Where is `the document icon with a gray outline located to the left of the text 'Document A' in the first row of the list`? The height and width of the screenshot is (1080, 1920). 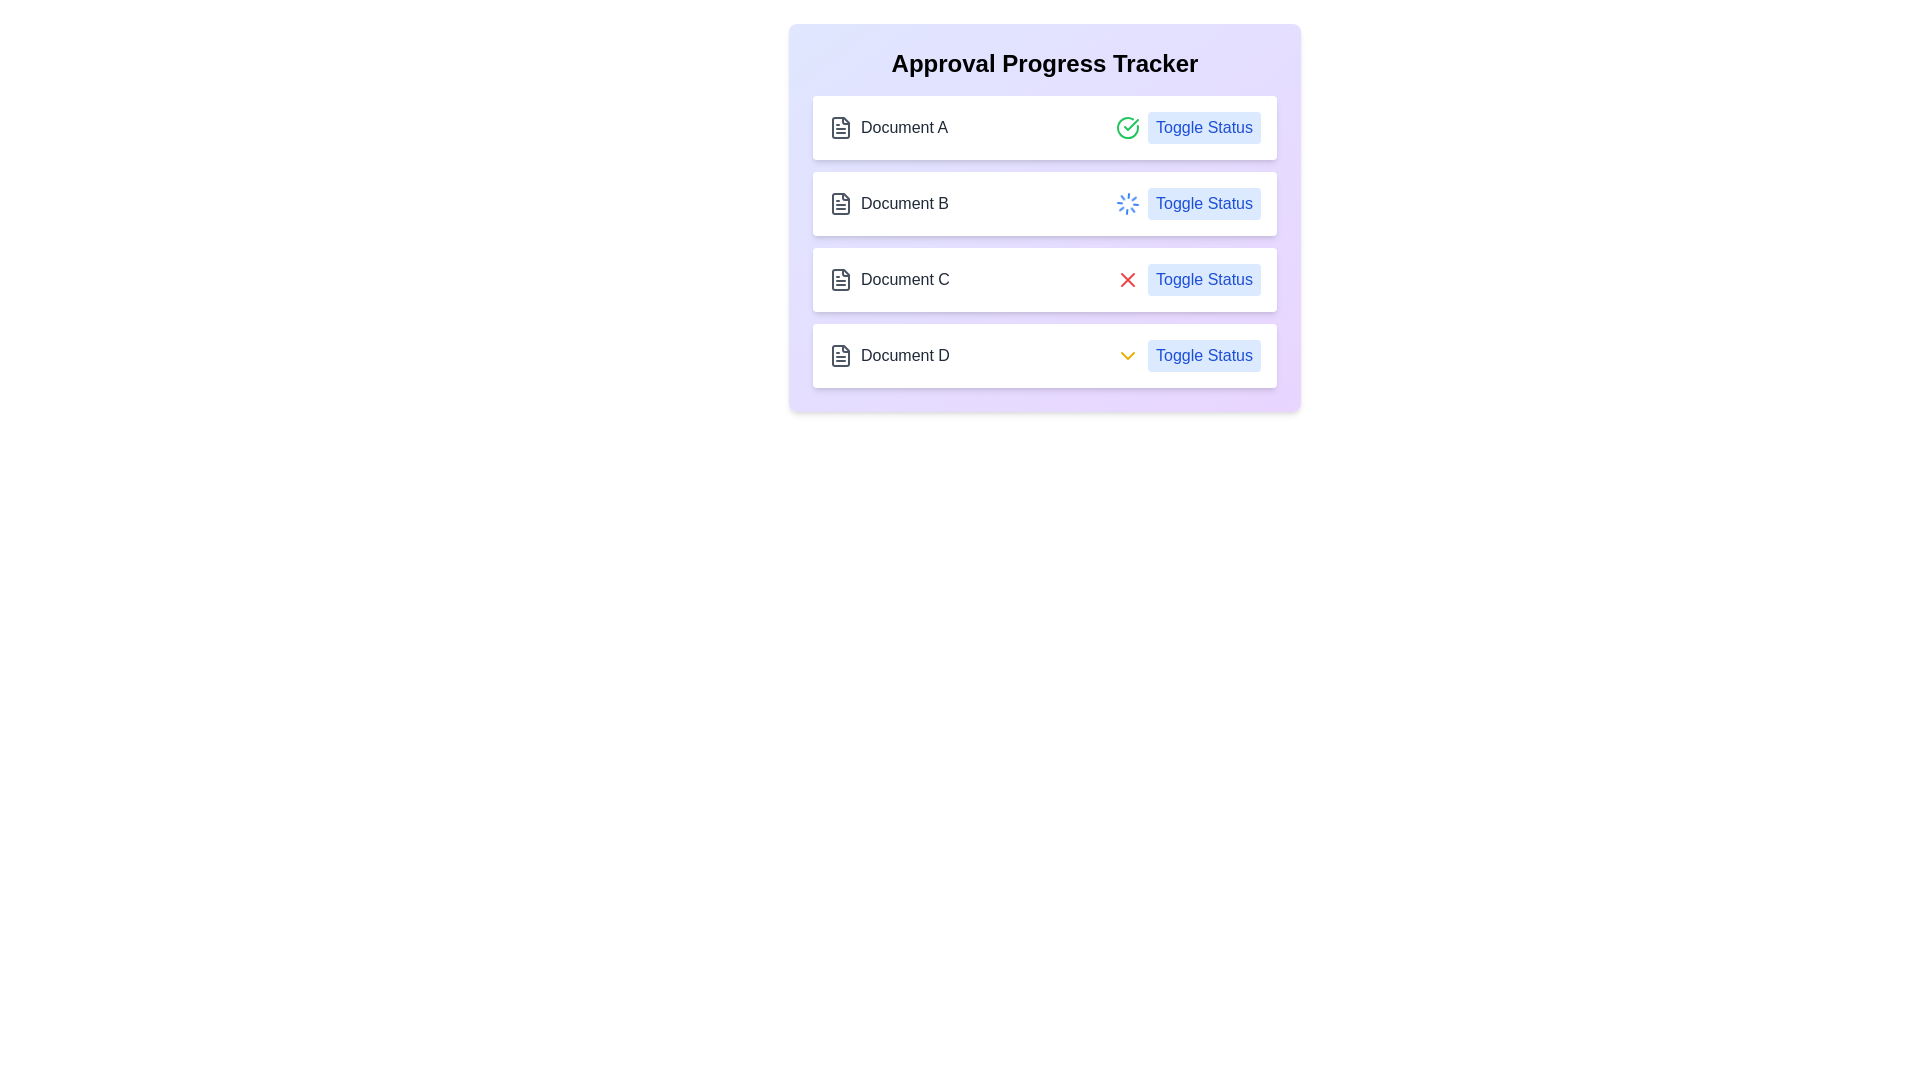
the document icon with a gray outline located to the left of the text 'Document A' in the first row of the list is located at coordinates (840, 127).